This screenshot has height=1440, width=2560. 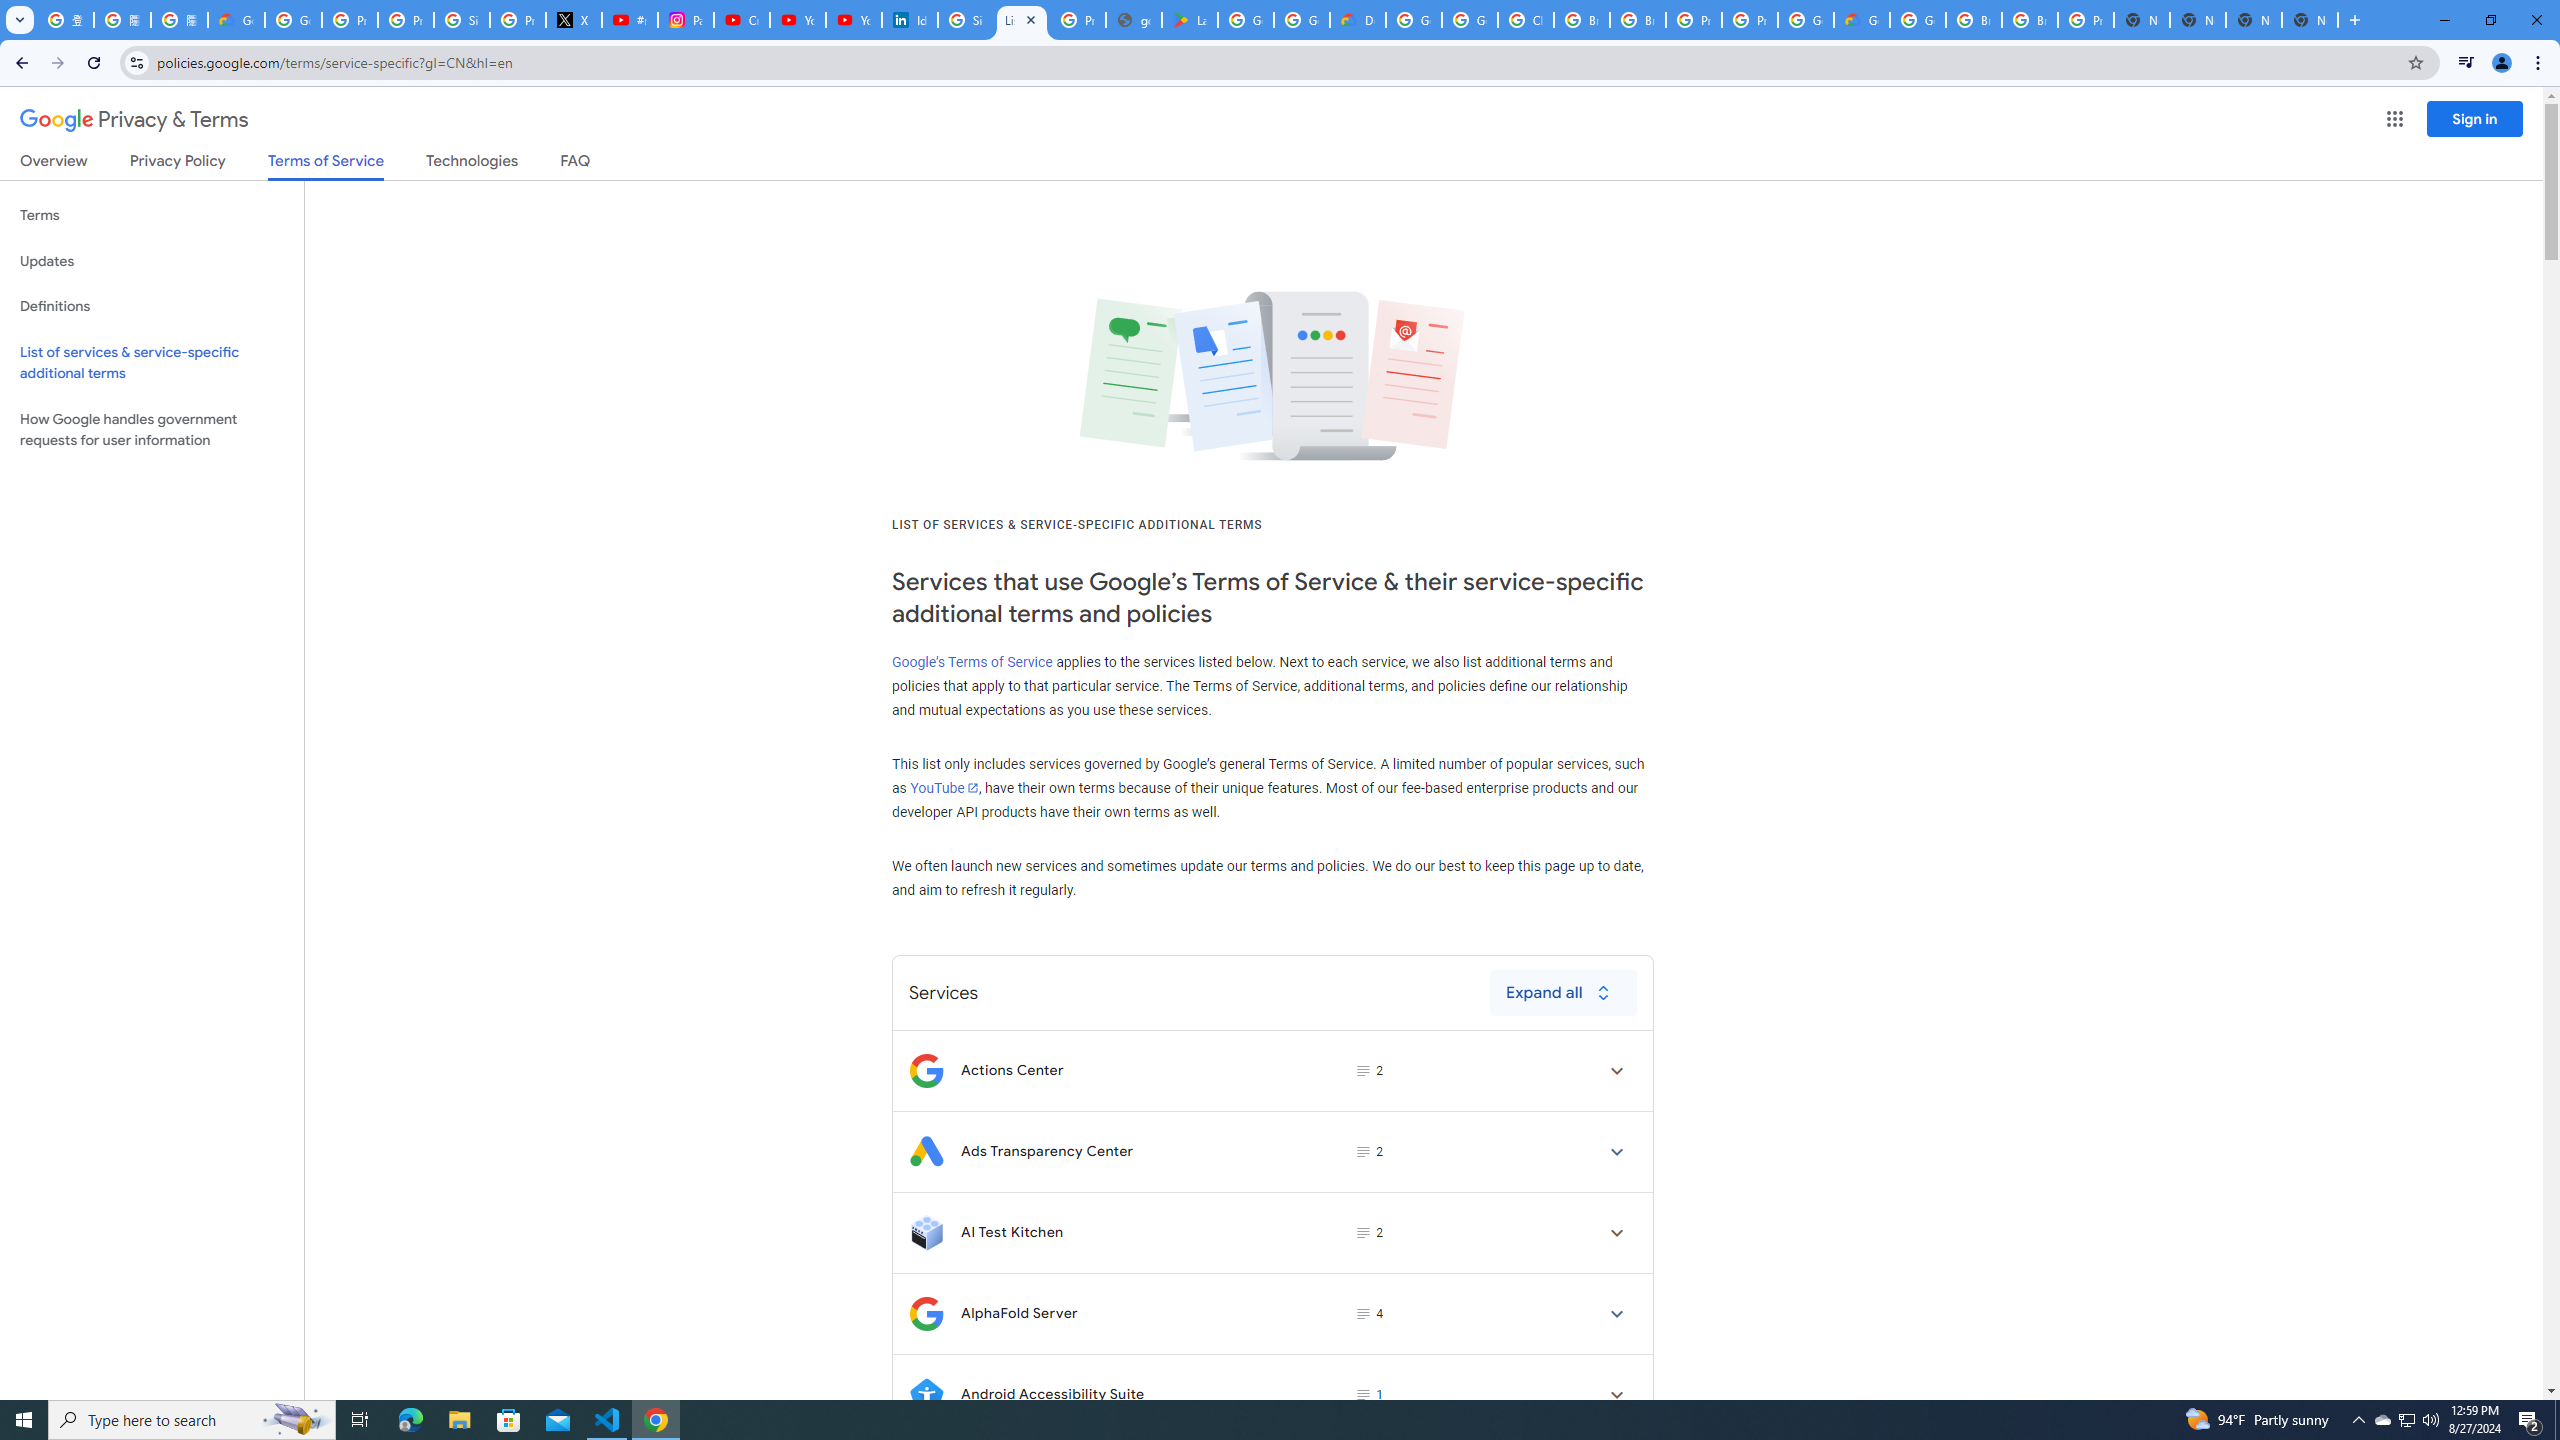 What do you see at coordinates (925, 1313) in the screenshot?
I see `'Logo for AlphaFold Server'` at bounding box center [925, 1313].